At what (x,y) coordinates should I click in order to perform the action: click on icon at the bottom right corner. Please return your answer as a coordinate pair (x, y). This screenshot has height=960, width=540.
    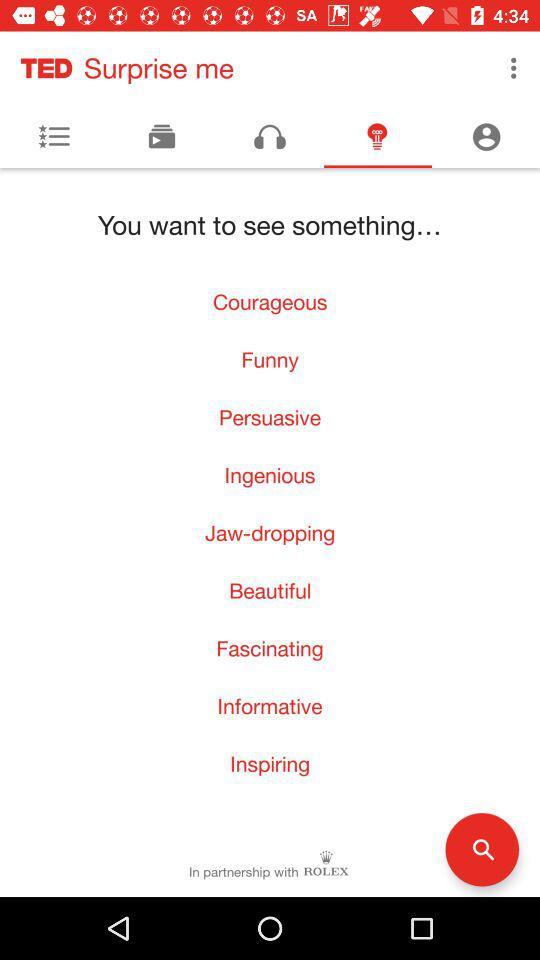
    Looking at the image, I should click on (481, 848).